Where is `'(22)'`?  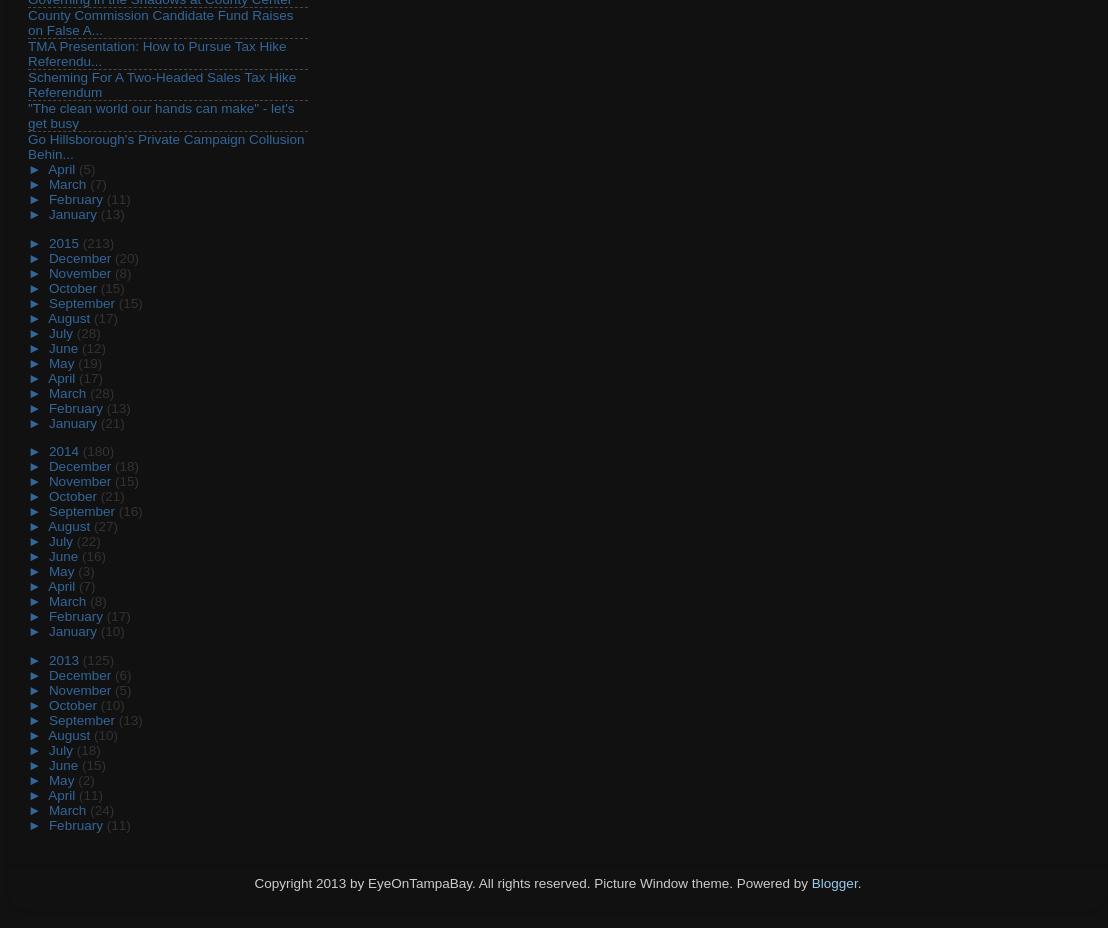 '(22)' is located at coordinates (86, 540).